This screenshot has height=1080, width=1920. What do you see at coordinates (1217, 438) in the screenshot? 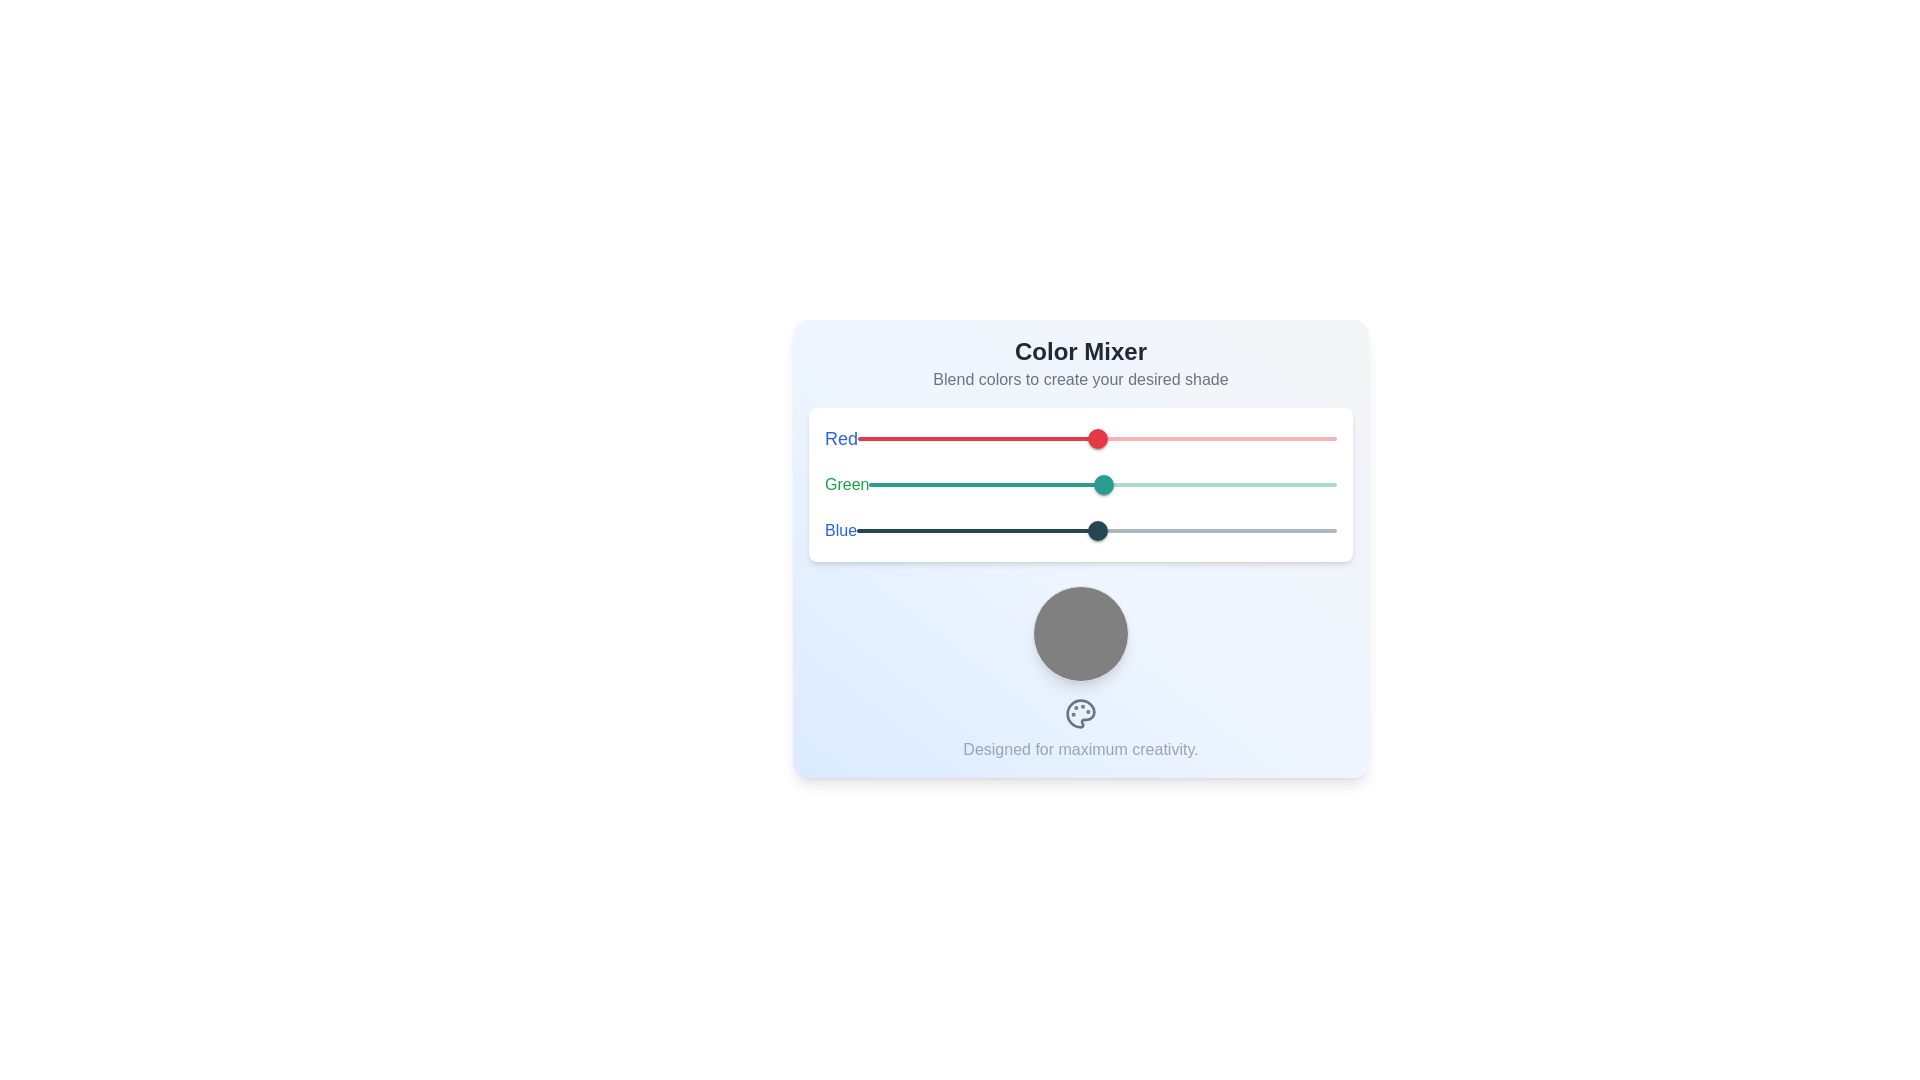
I see `the red color intensity` at bounding box center [1217, 438].